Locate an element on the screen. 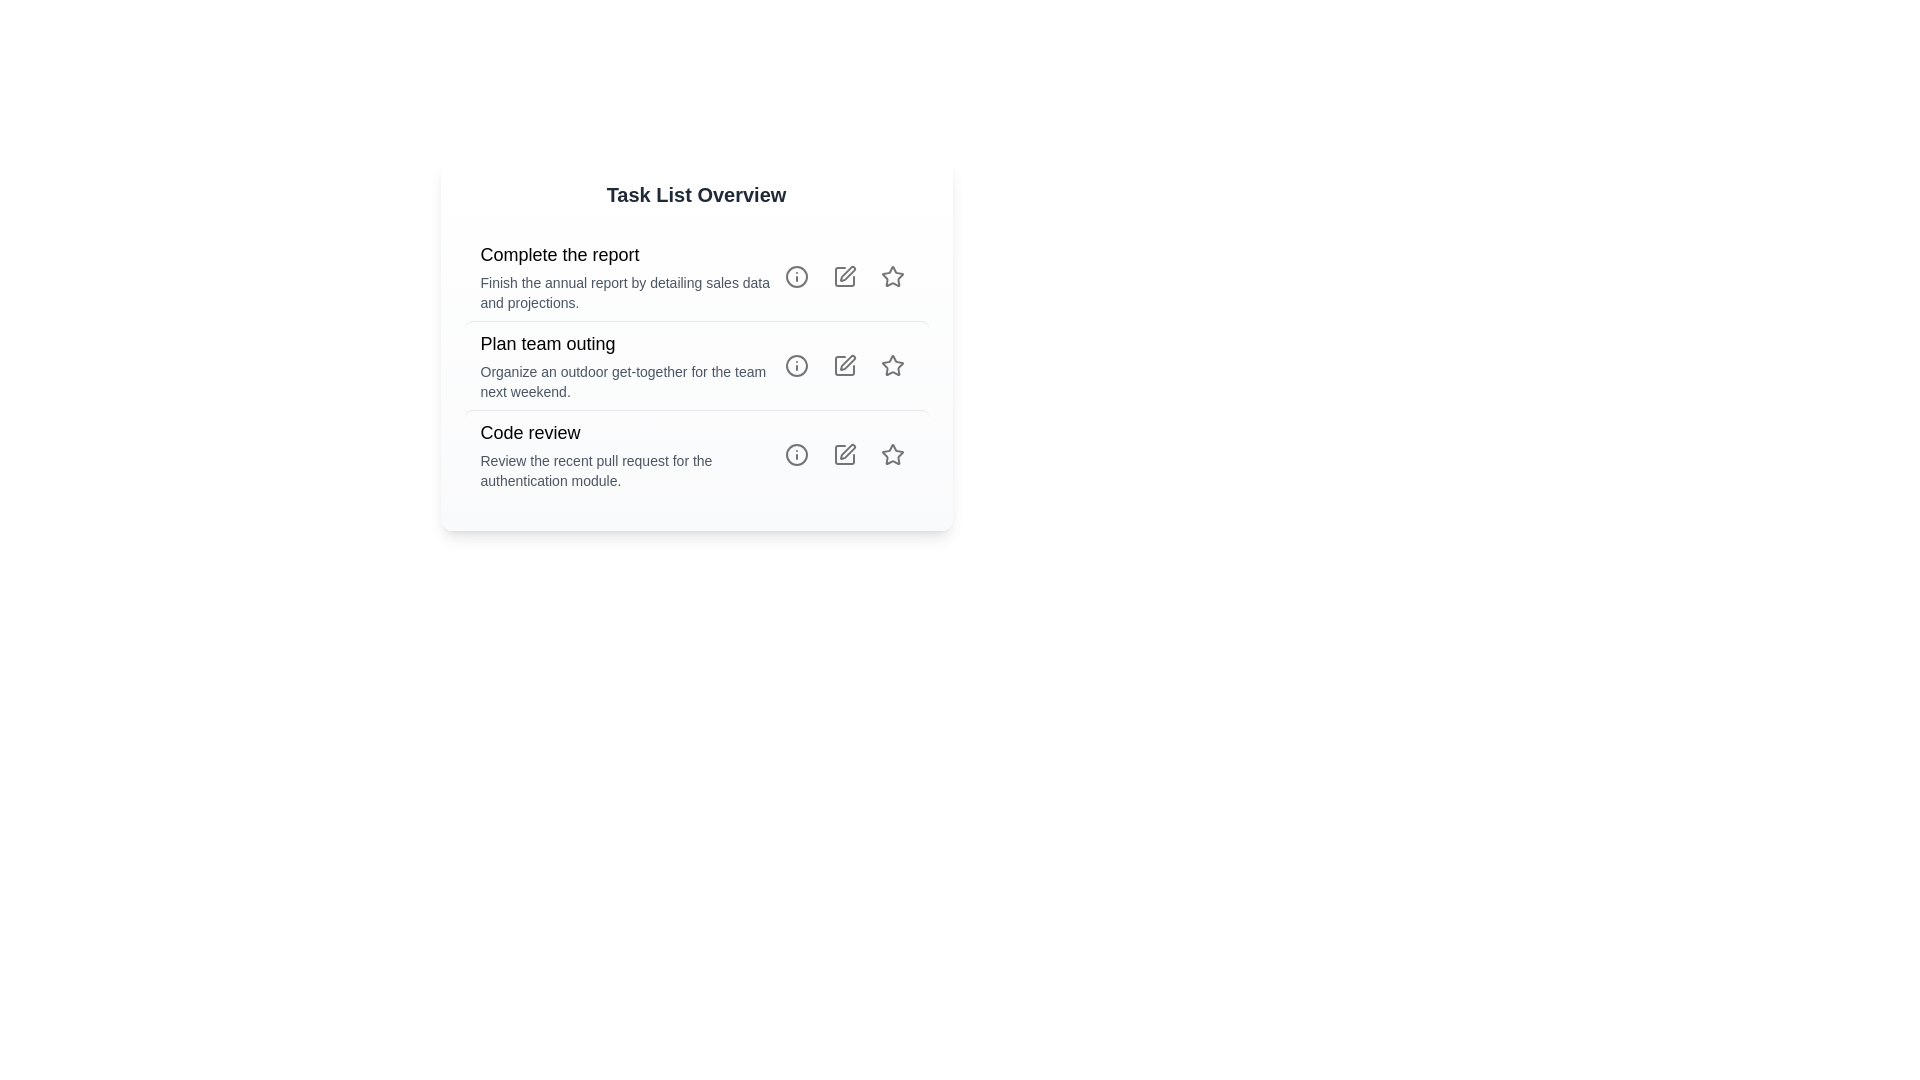 This screenshot has width=1920, height=1080. the SVG Circle that serves as a visual indicator for the task, located adjacent to the 'Complete the report' text is located at coordinates (795, 277).